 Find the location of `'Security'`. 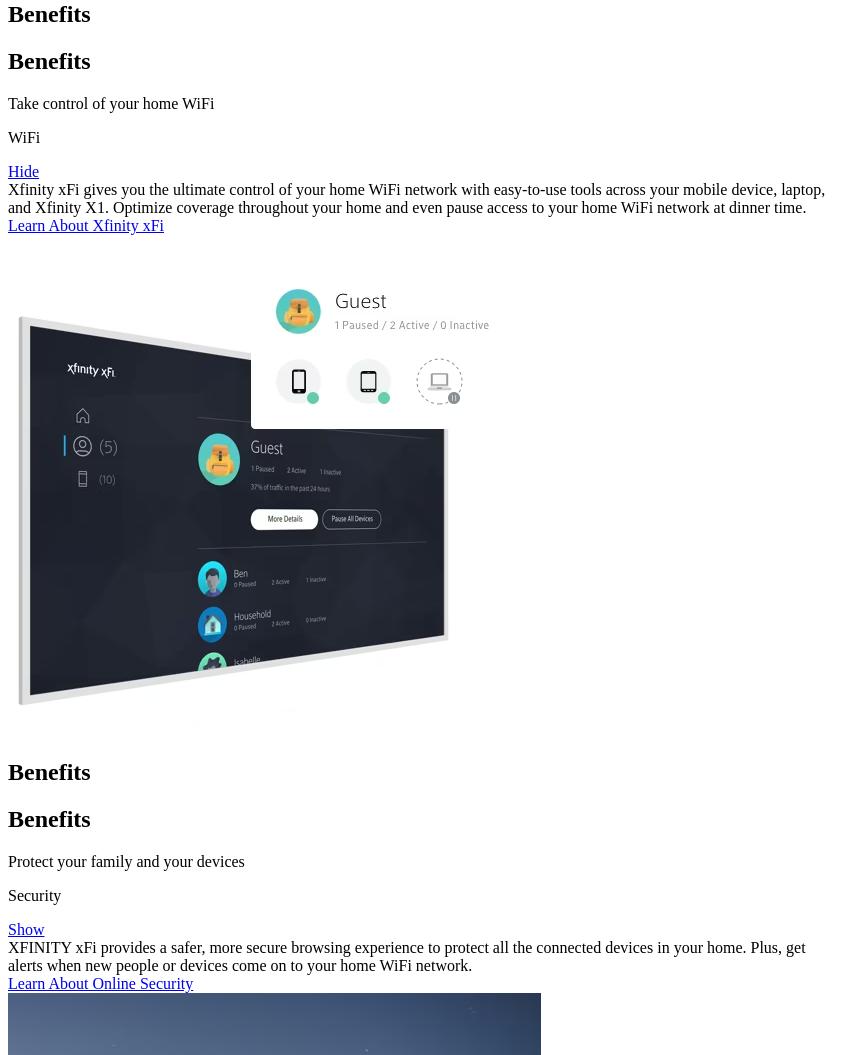

'Security' is located at coordinates (33, 893).